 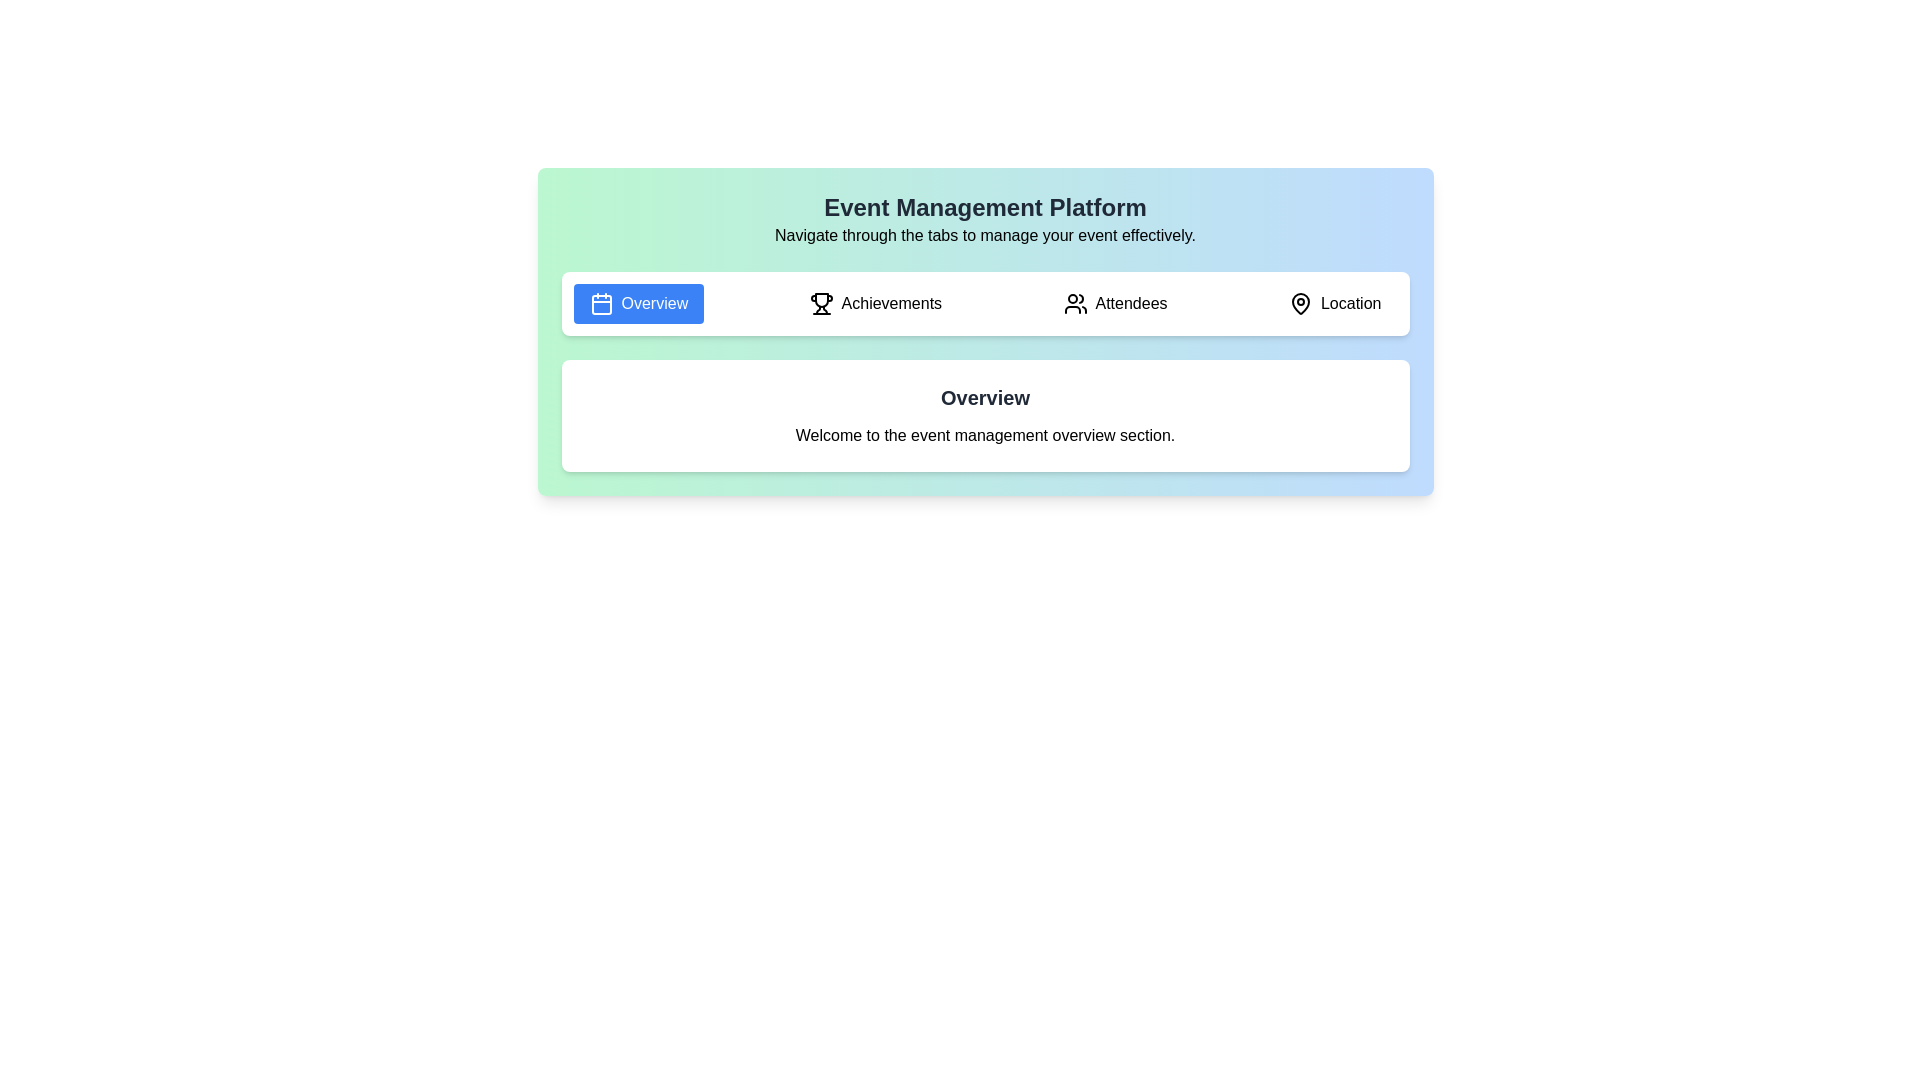 I want to click on the 'Location' button with a map pin icon in the top navigation bar, so click(x=1335, y=304).